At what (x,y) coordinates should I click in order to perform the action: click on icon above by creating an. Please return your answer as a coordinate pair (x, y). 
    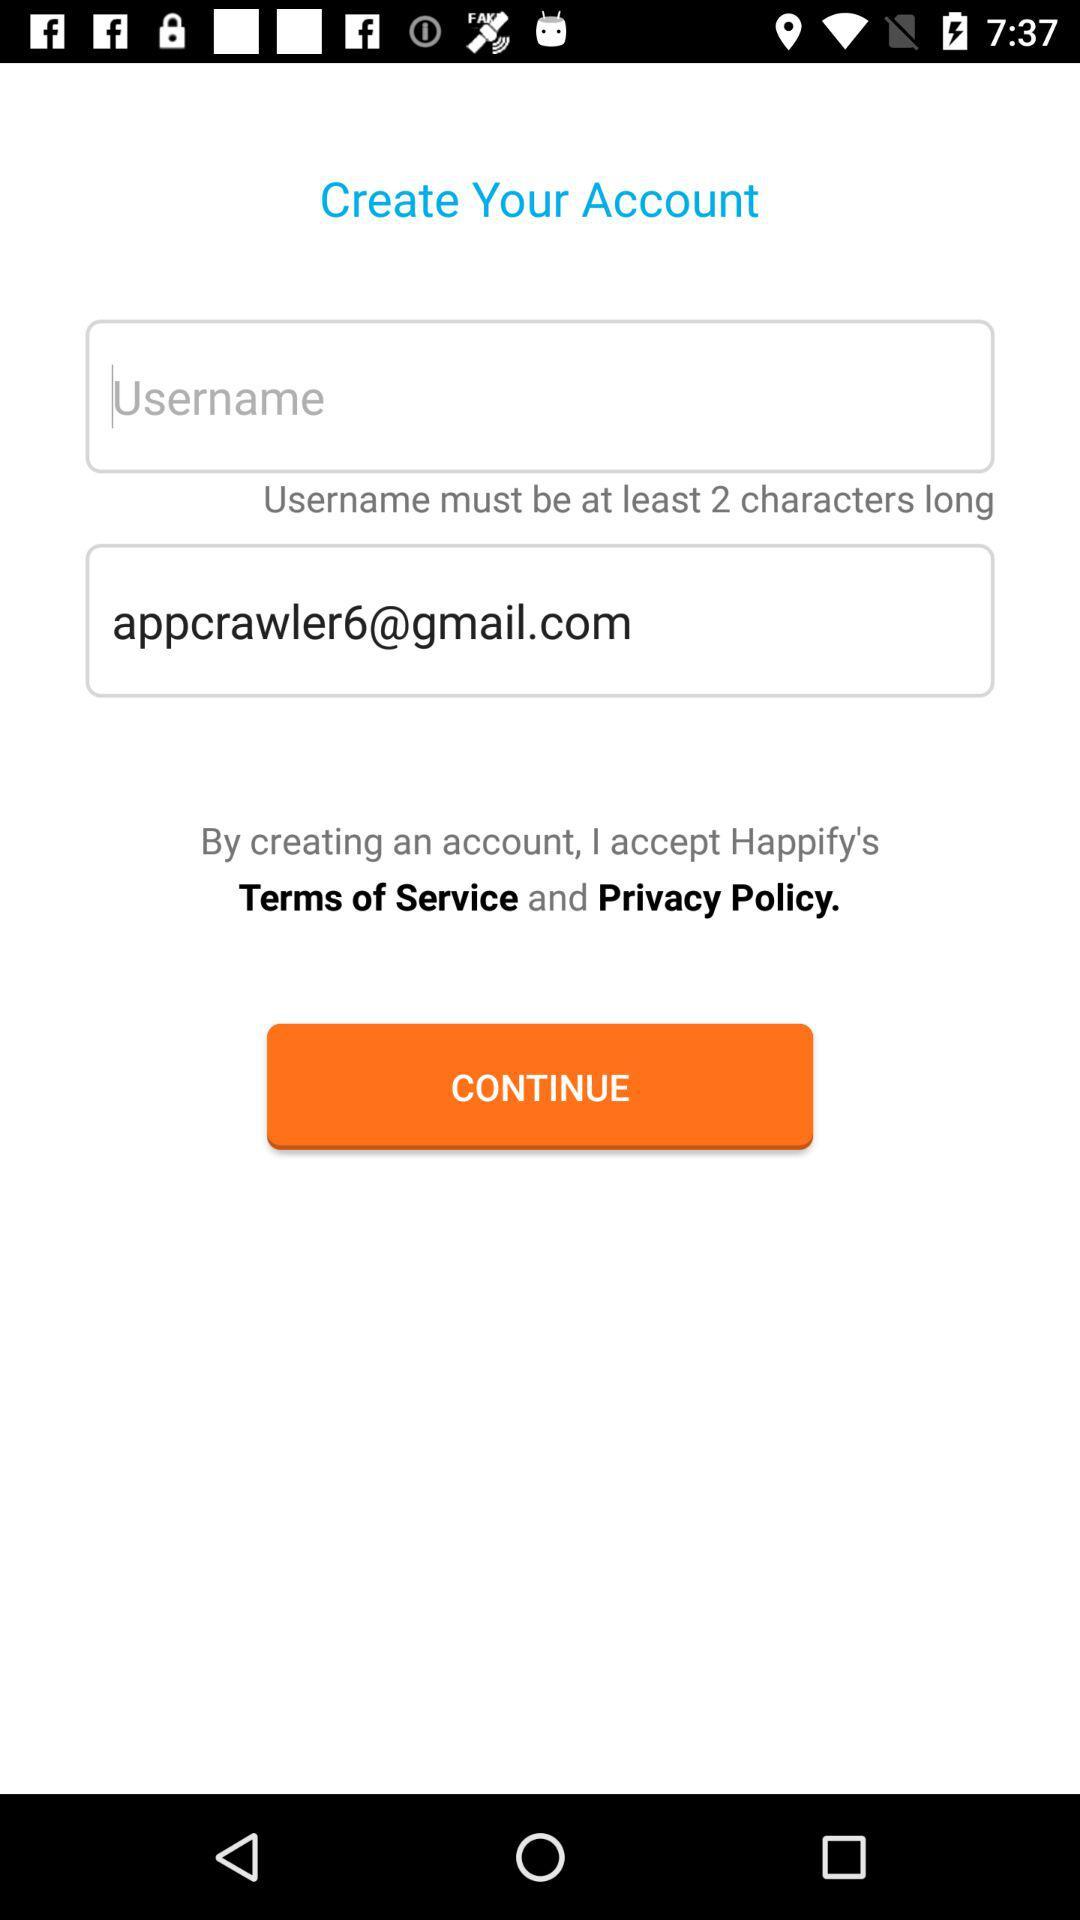
    Looking at the image, I should click on (540, 619).